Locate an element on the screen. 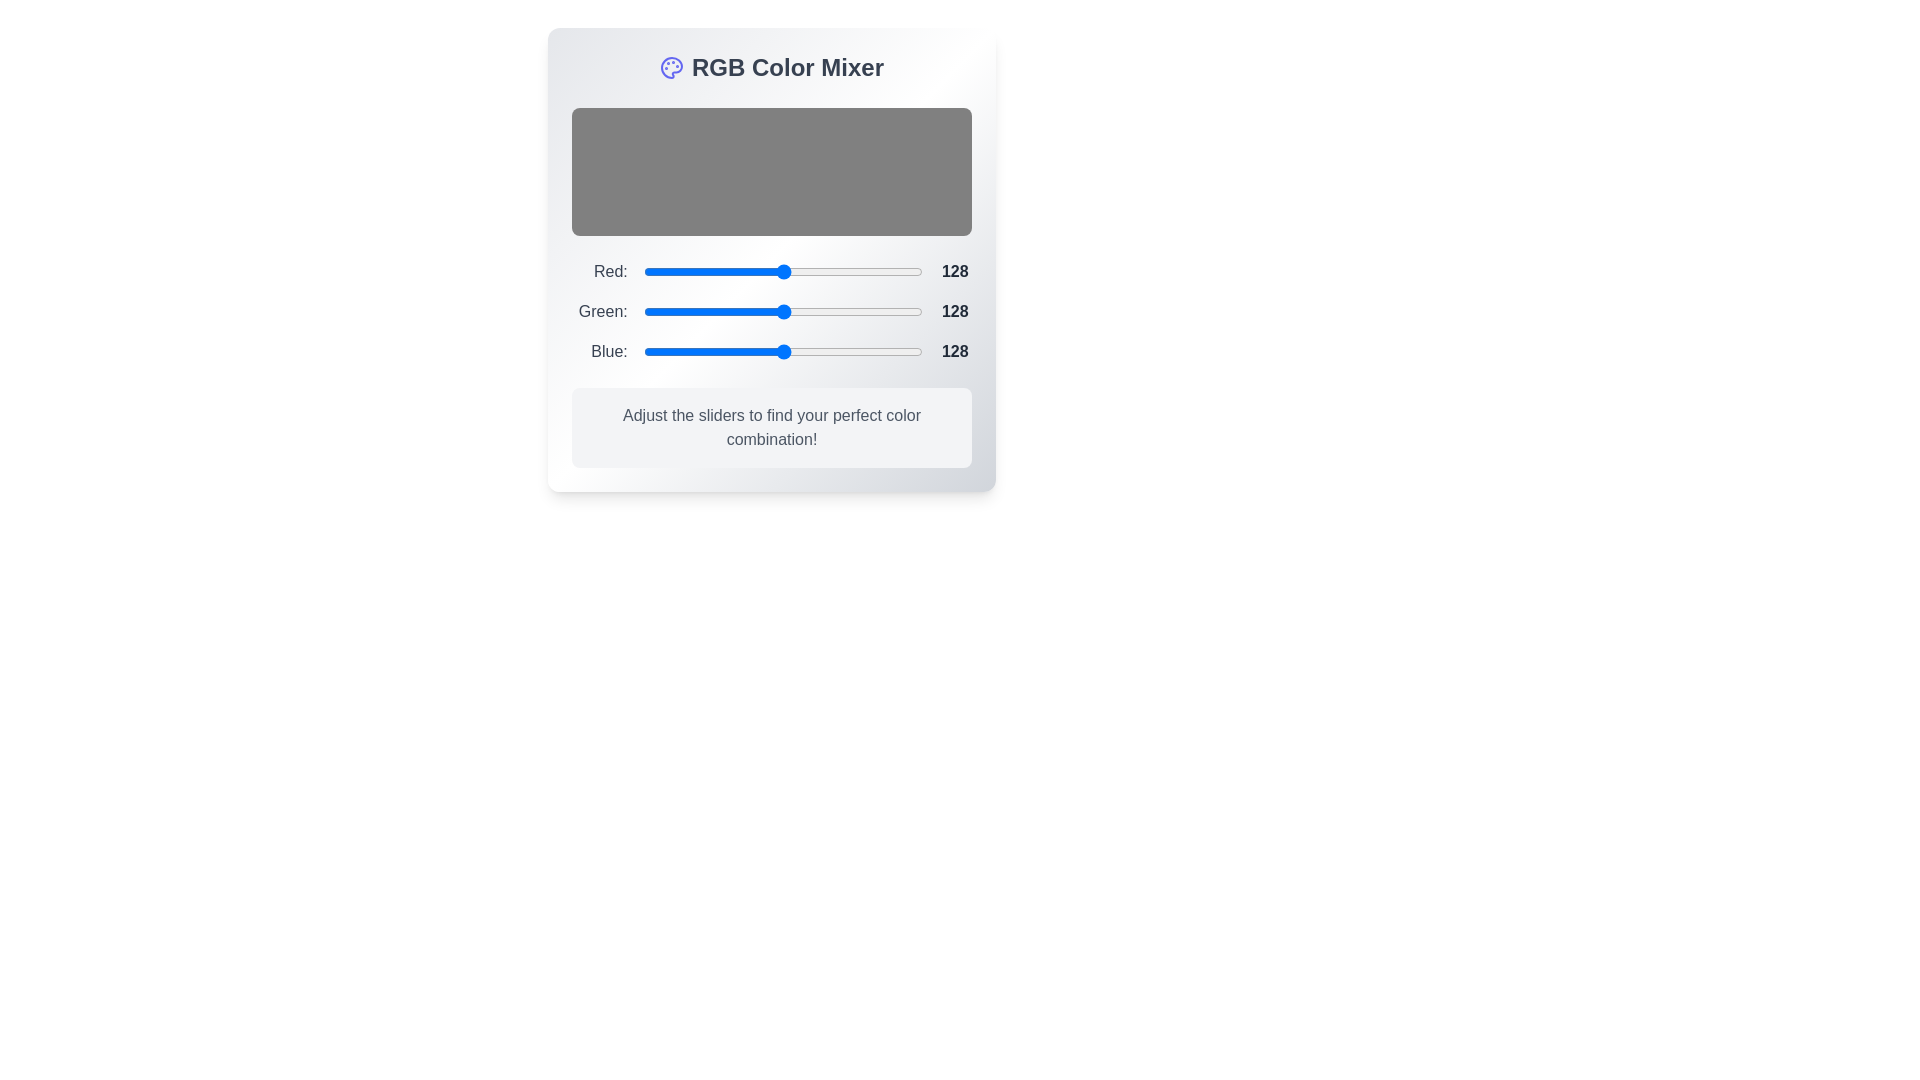 This screenshot has width=1920, height=1080. the 0 slider to 178 is located at coordinates (838, 272).